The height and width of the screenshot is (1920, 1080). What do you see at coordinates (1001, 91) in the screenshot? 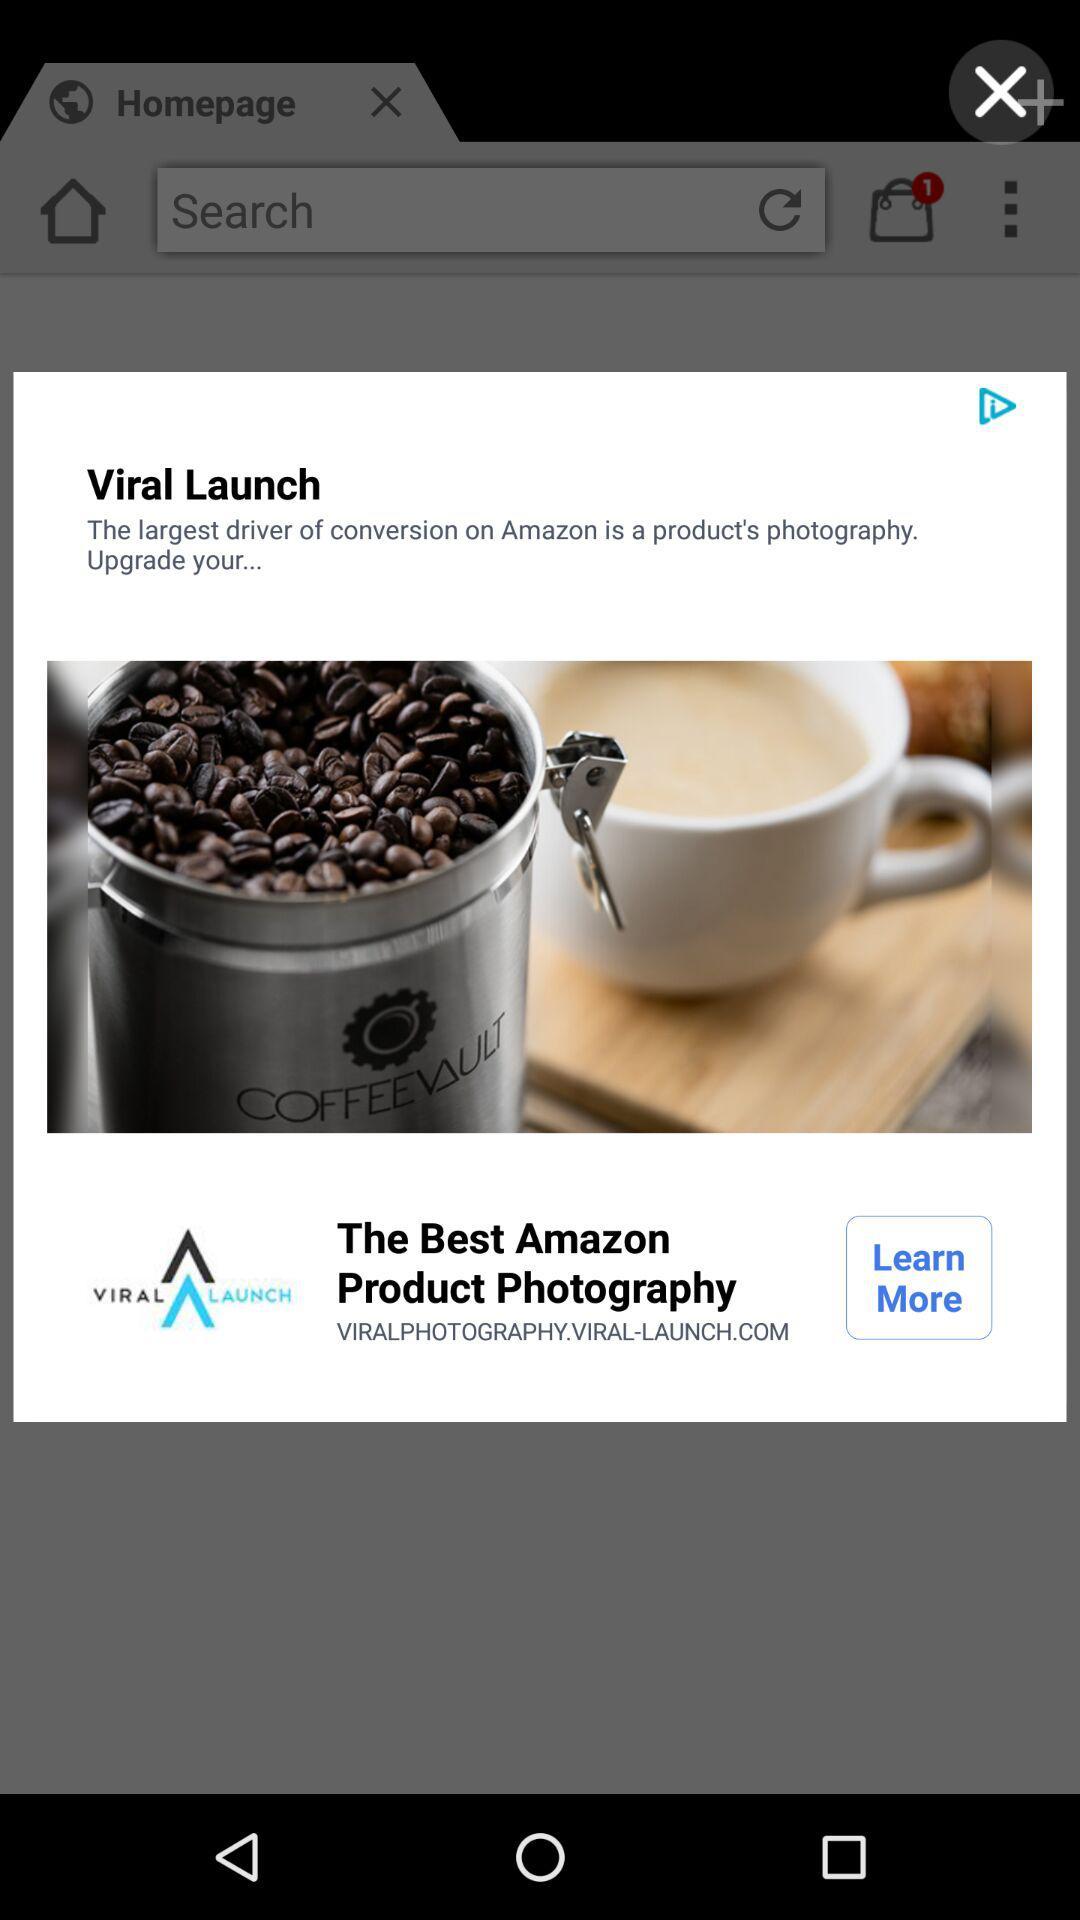
I see `exit all` at bounding box center [1001, 91].